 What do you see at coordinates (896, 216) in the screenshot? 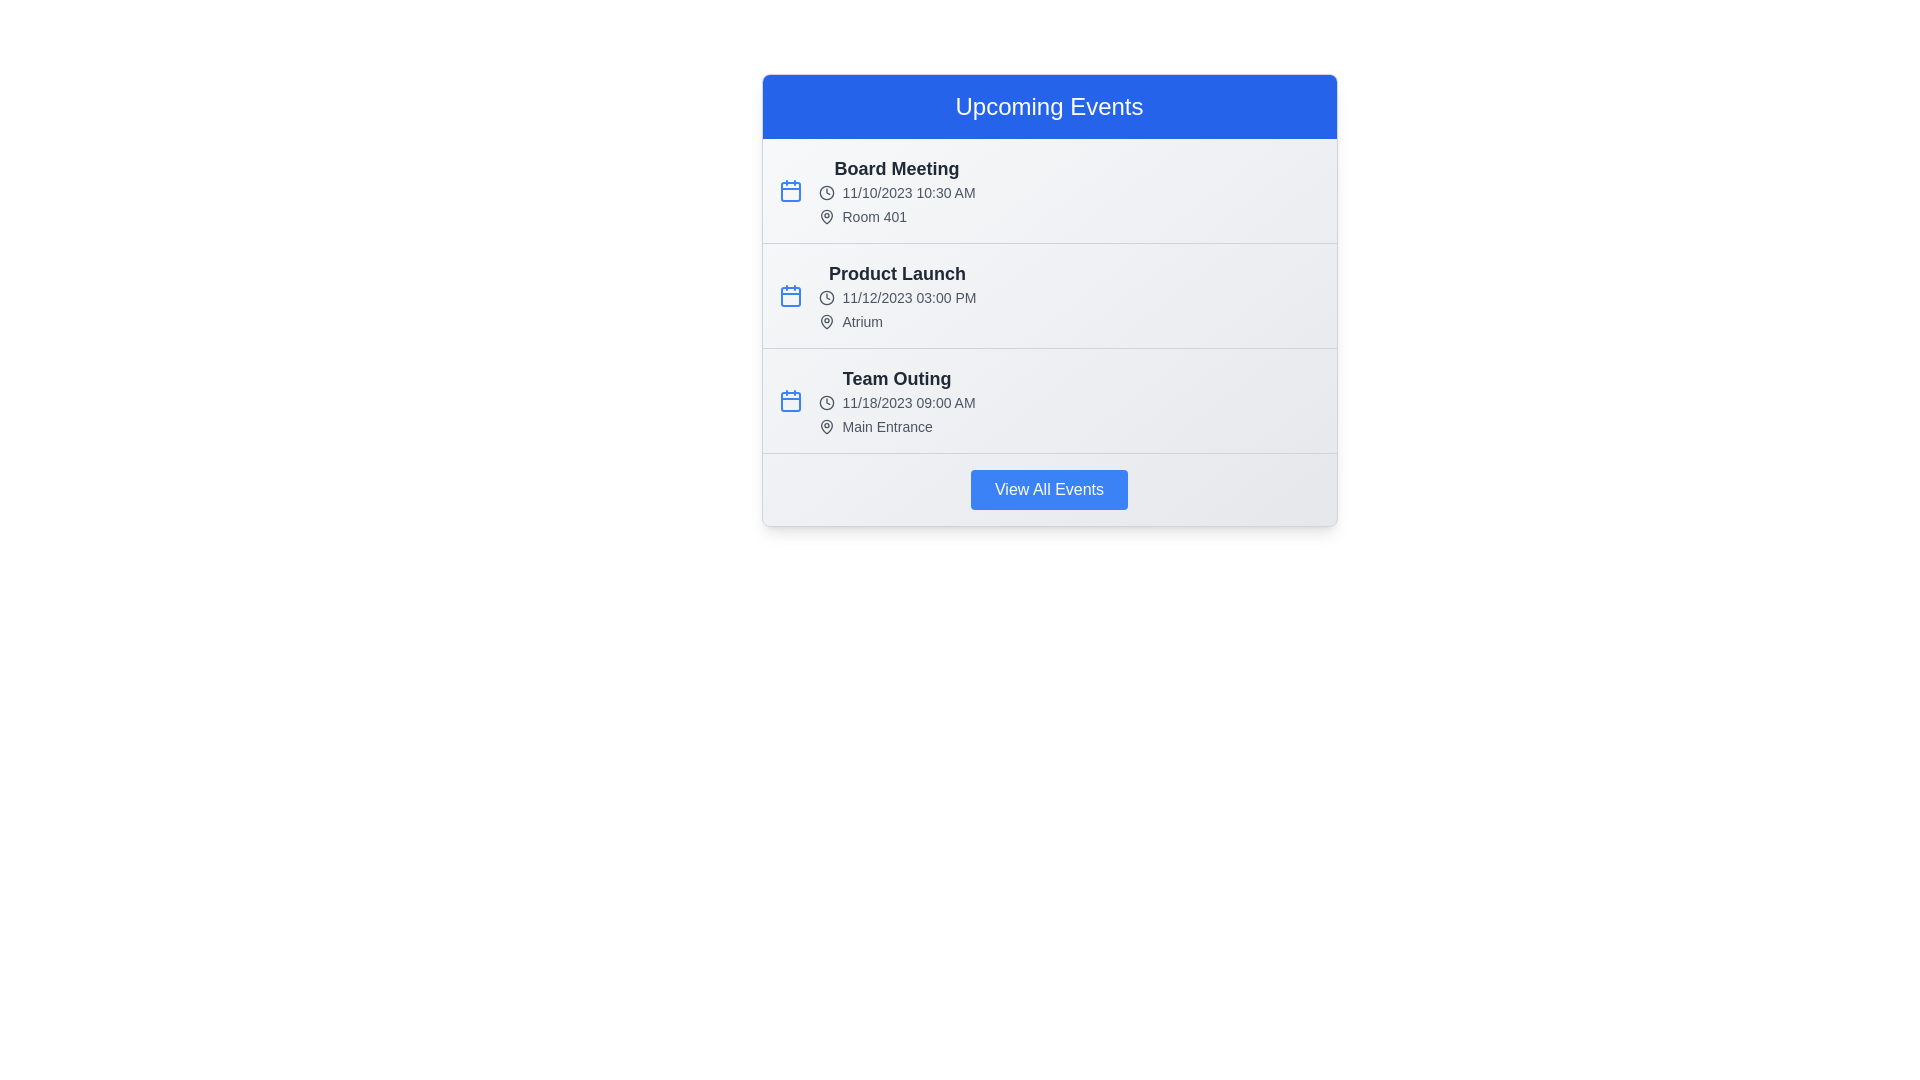
I see `label indicating the specific location for the 'Board Meeting' event, which is located below the date and time information and paired with a map pin icon` at bounding box center [896, 216].